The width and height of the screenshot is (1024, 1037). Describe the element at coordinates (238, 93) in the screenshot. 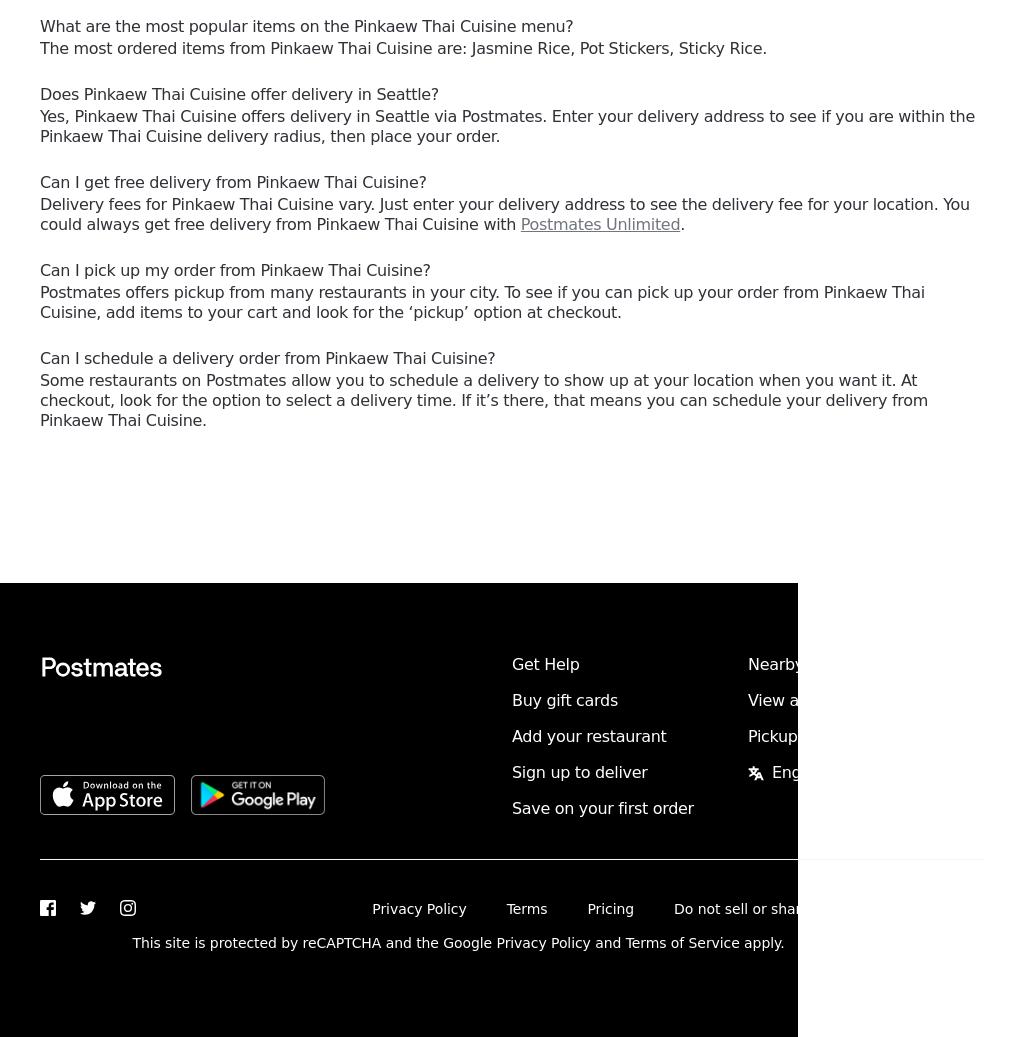

I see `'Does Pinkaew Thai Cuisine offer delivery in Seattle?'` at that location.